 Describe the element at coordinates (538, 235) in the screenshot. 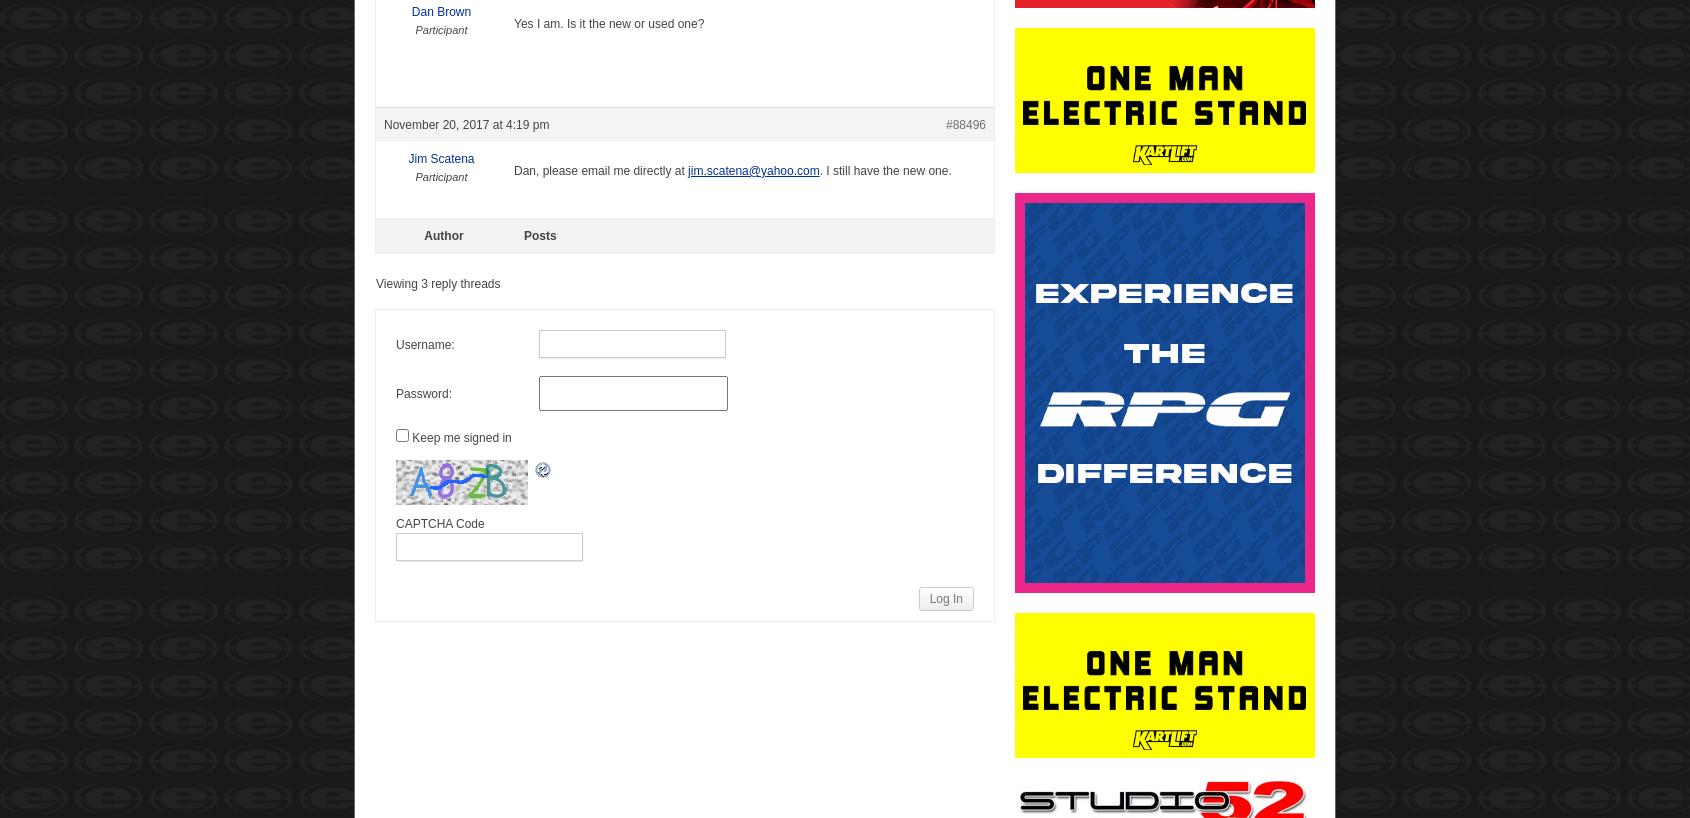

I see `'Posts'` at that location.